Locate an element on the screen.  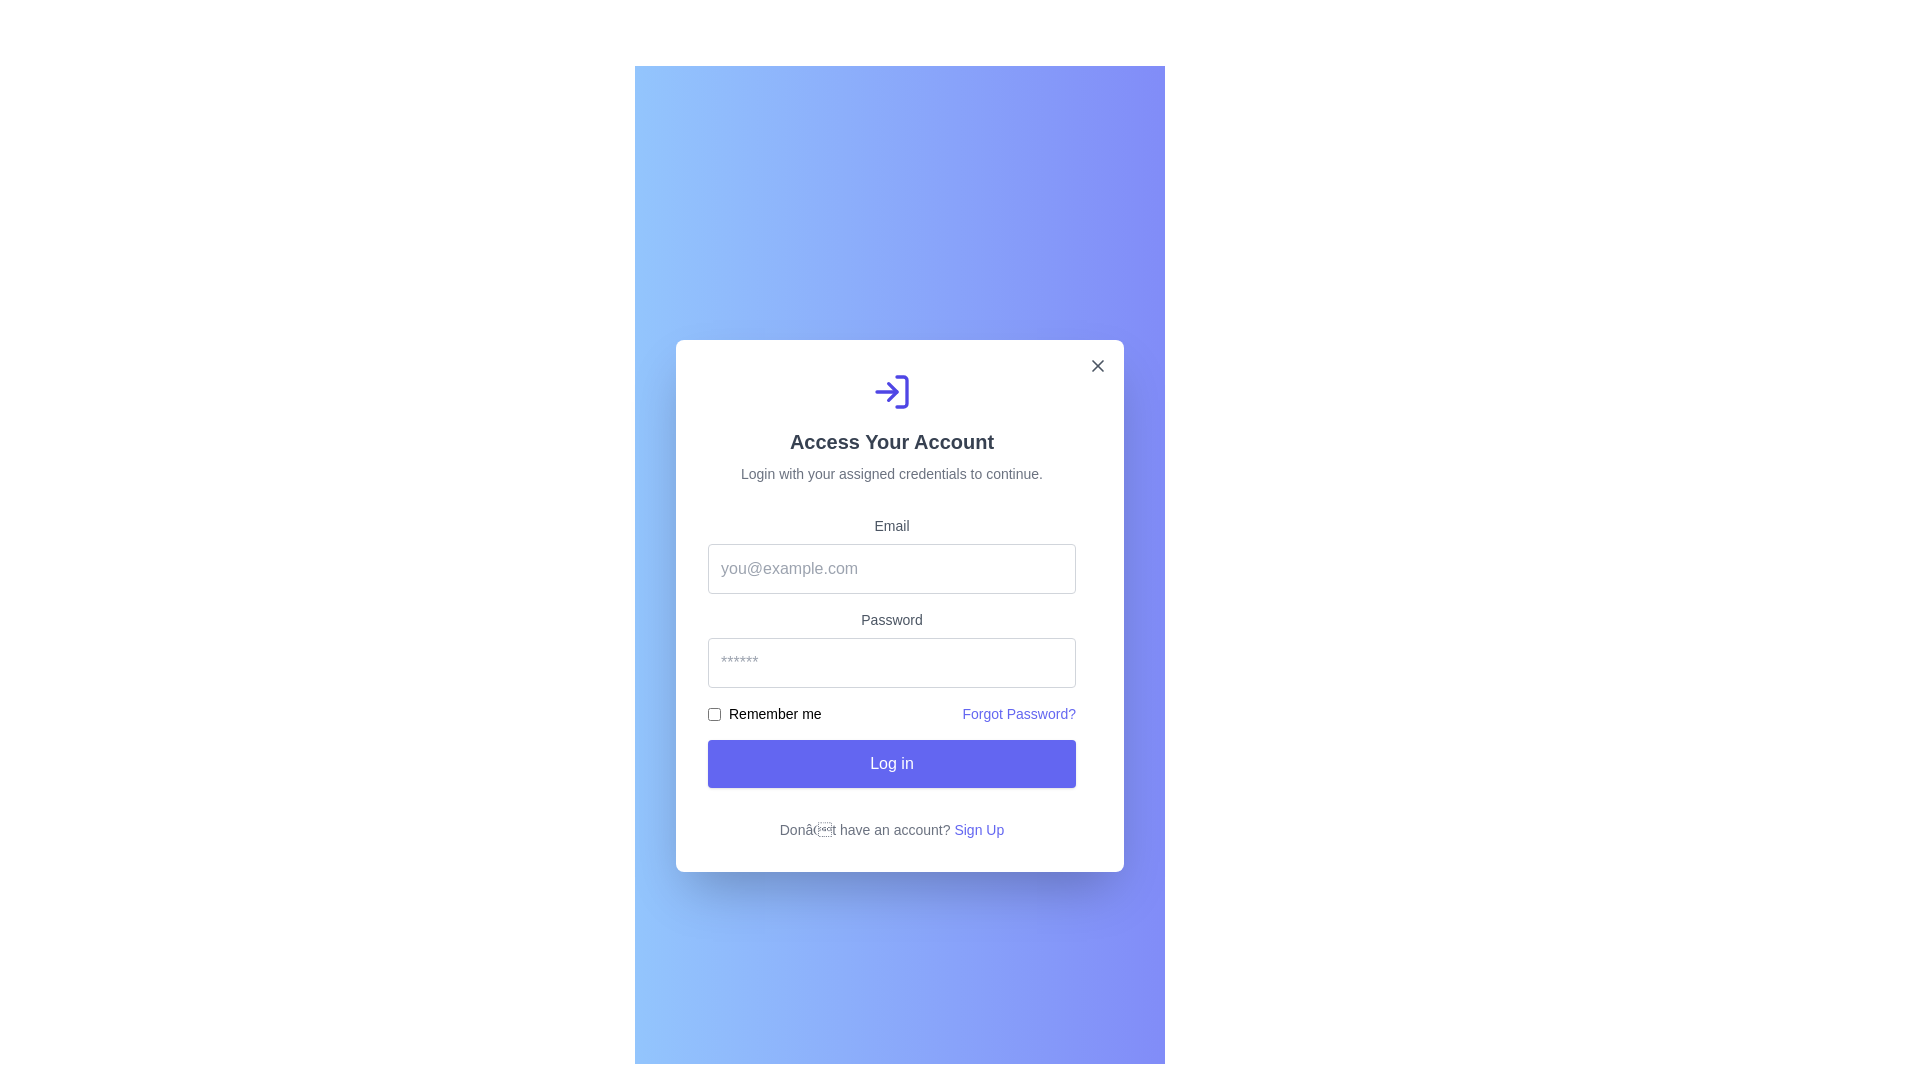
the 'Remember me' checkbox is located at coordinates (714, 712).